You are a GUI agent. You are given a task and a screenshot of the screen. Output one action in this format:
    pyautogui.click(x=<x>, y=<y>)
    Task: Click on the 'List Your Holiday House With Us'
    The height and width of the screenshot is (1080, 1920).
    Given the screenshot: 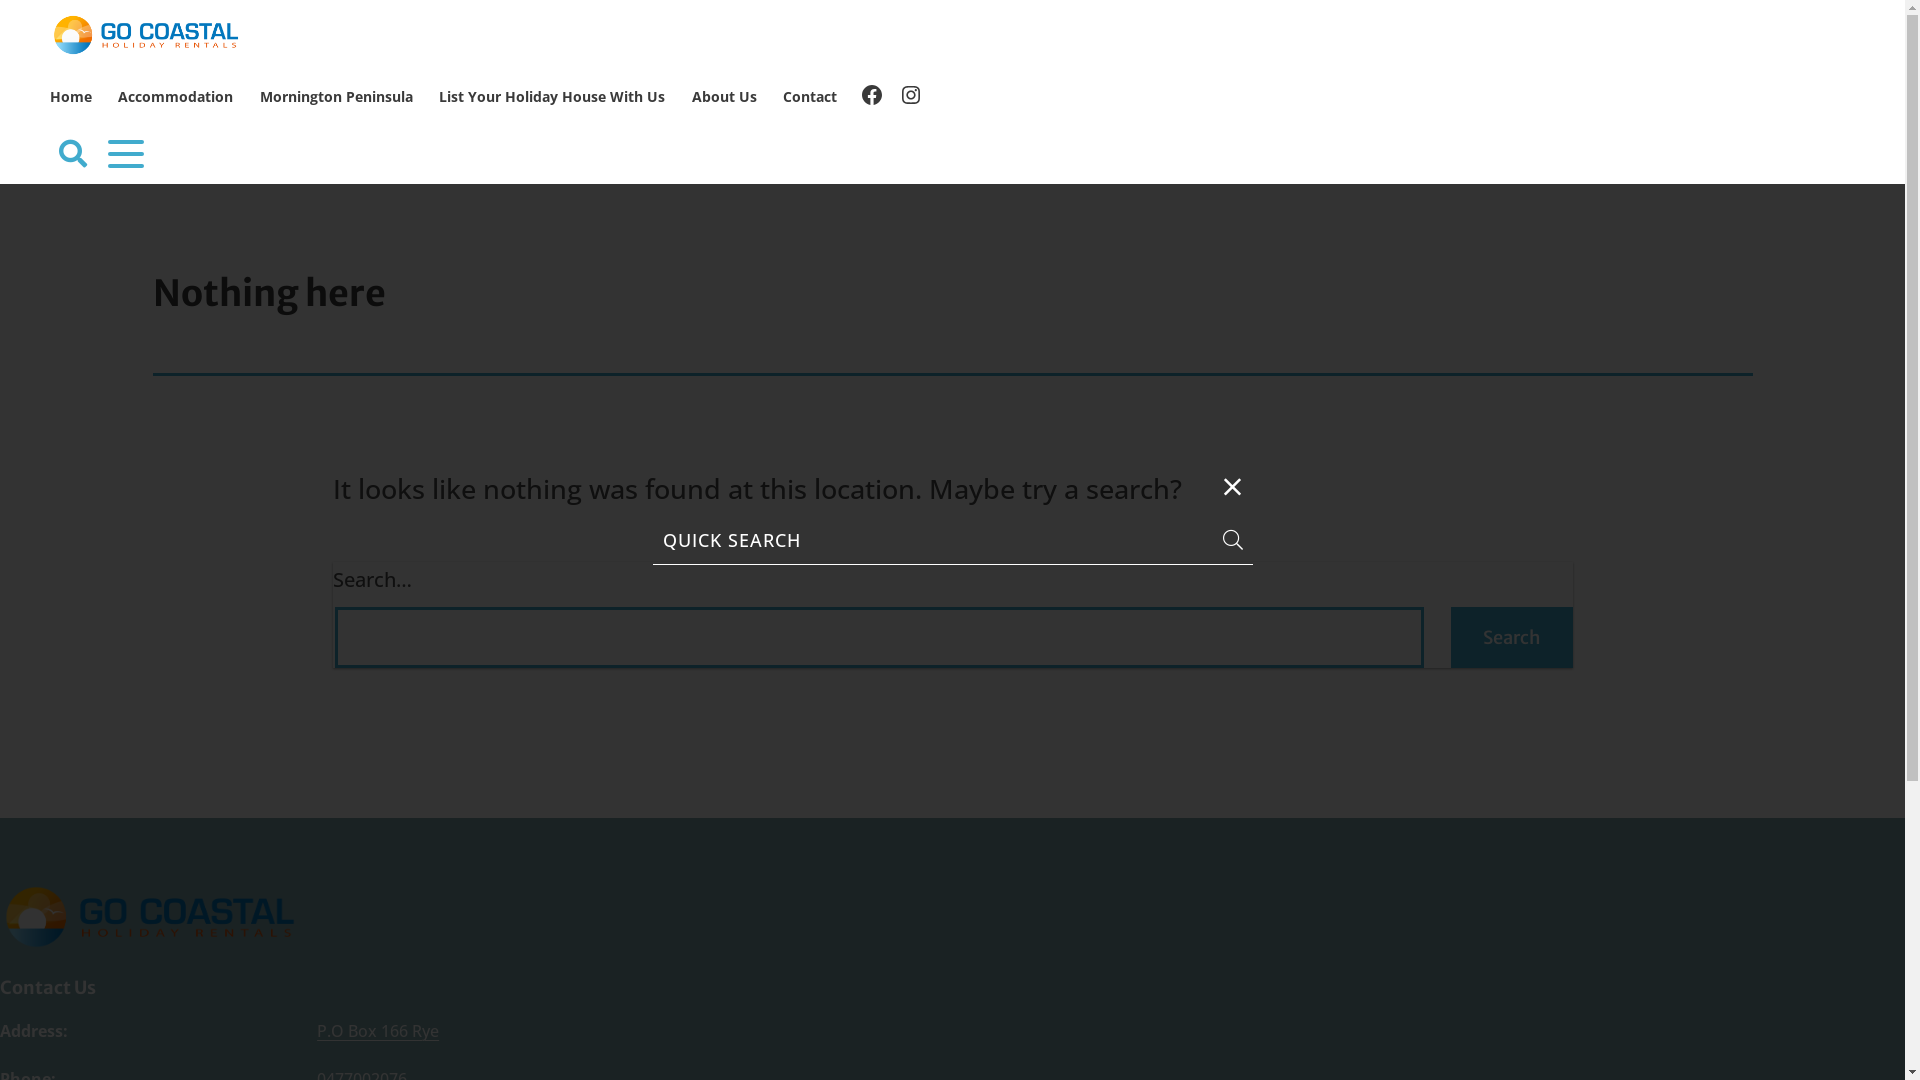 What is the action you would take?
    pyautogui.click(x=552, y=97)
    